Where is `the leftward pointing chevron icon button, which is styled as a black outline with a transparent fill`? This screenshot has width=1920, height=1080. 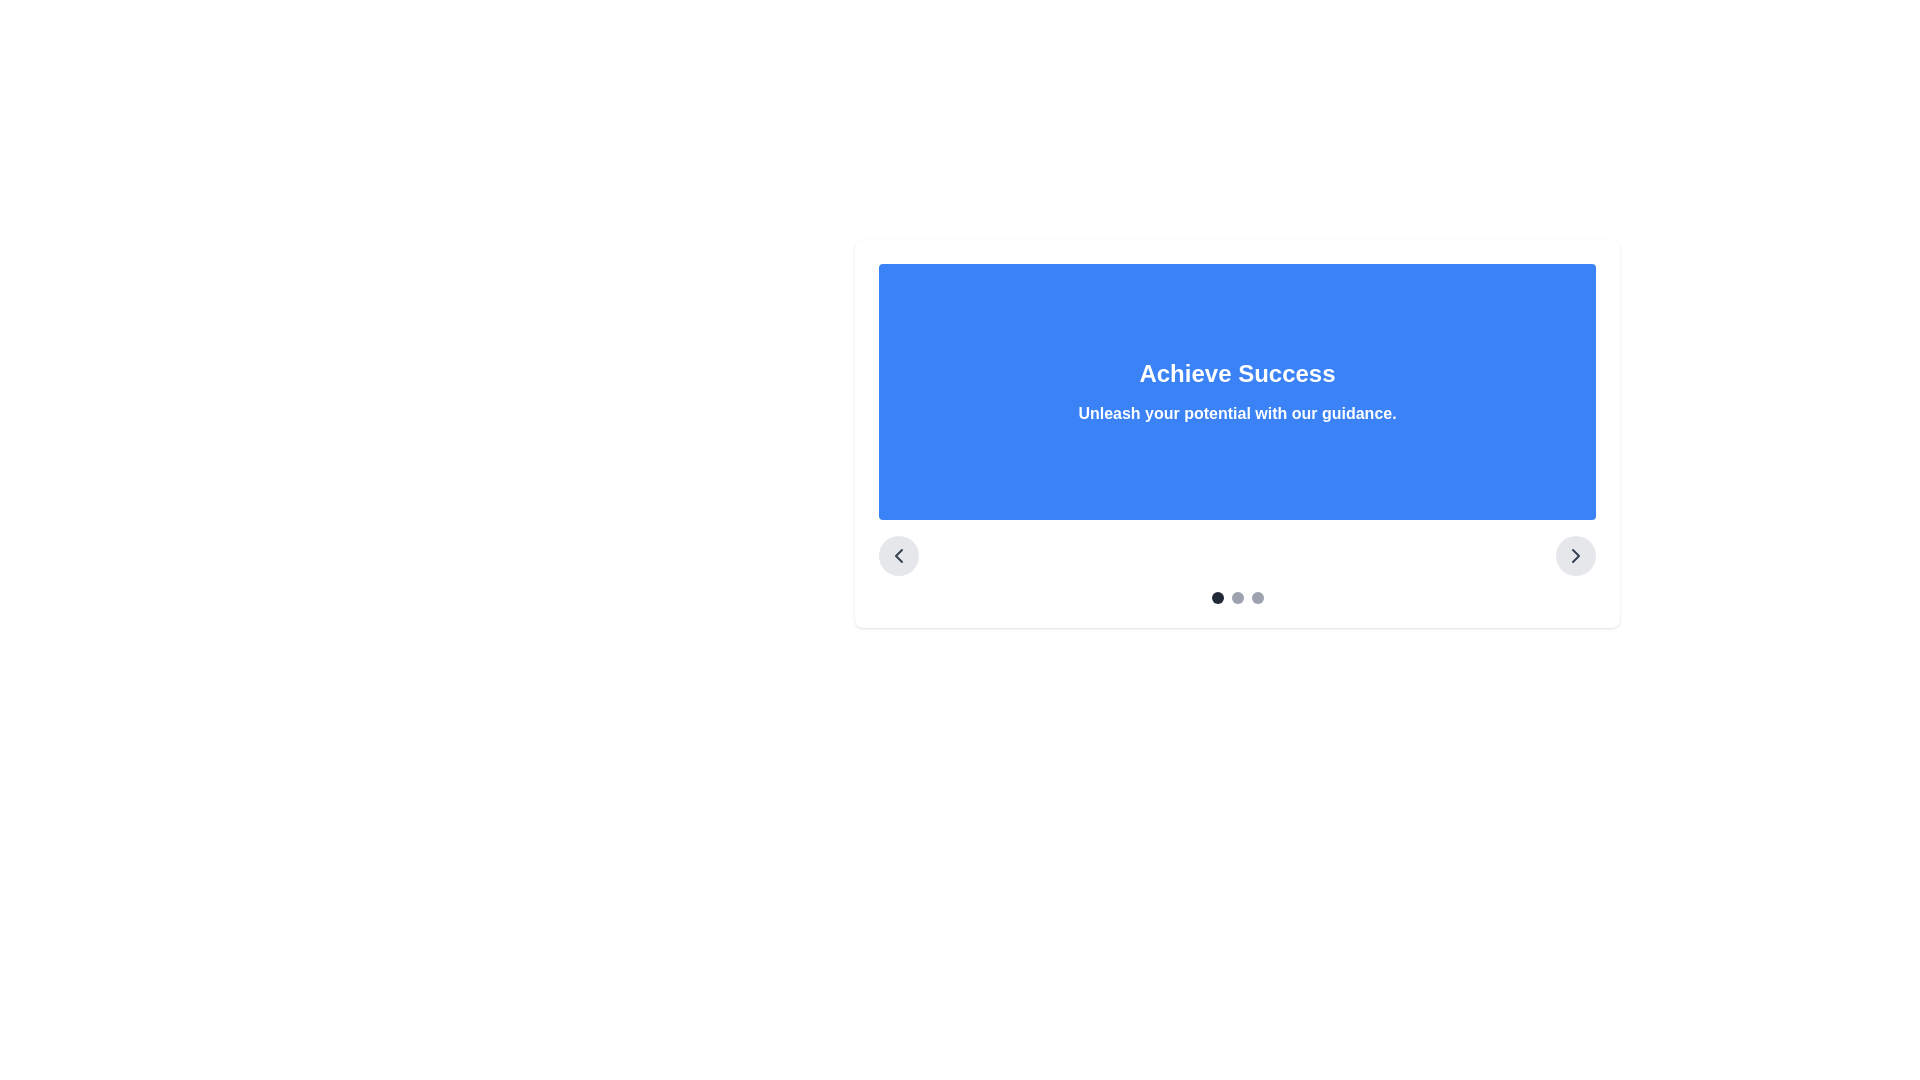
the leftward pointing chevron icon button, which is styled as a black outline with a transparent fill is located at coordinates (897, 555).